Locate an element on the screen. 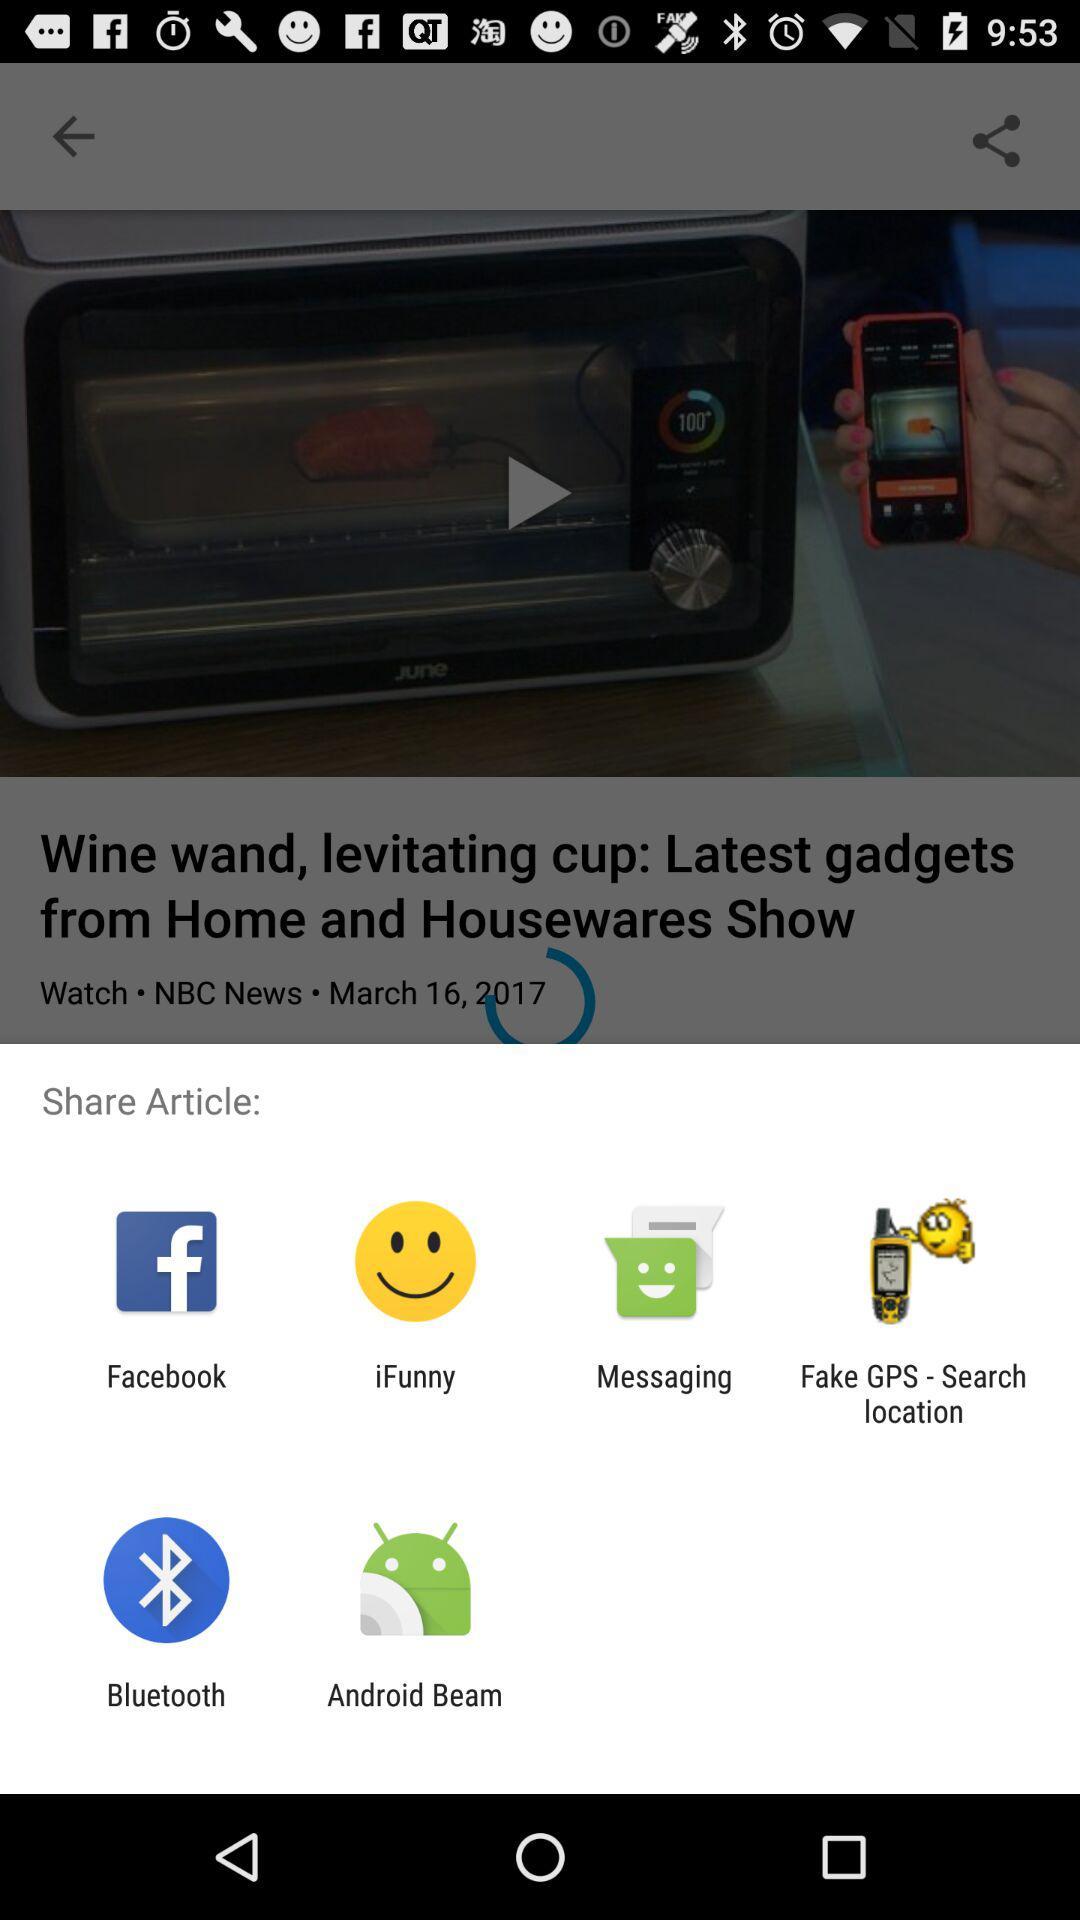 The height and width of the screenshot is (1920, 1080). item next to the messaging is located at coordinates (414, 1392).